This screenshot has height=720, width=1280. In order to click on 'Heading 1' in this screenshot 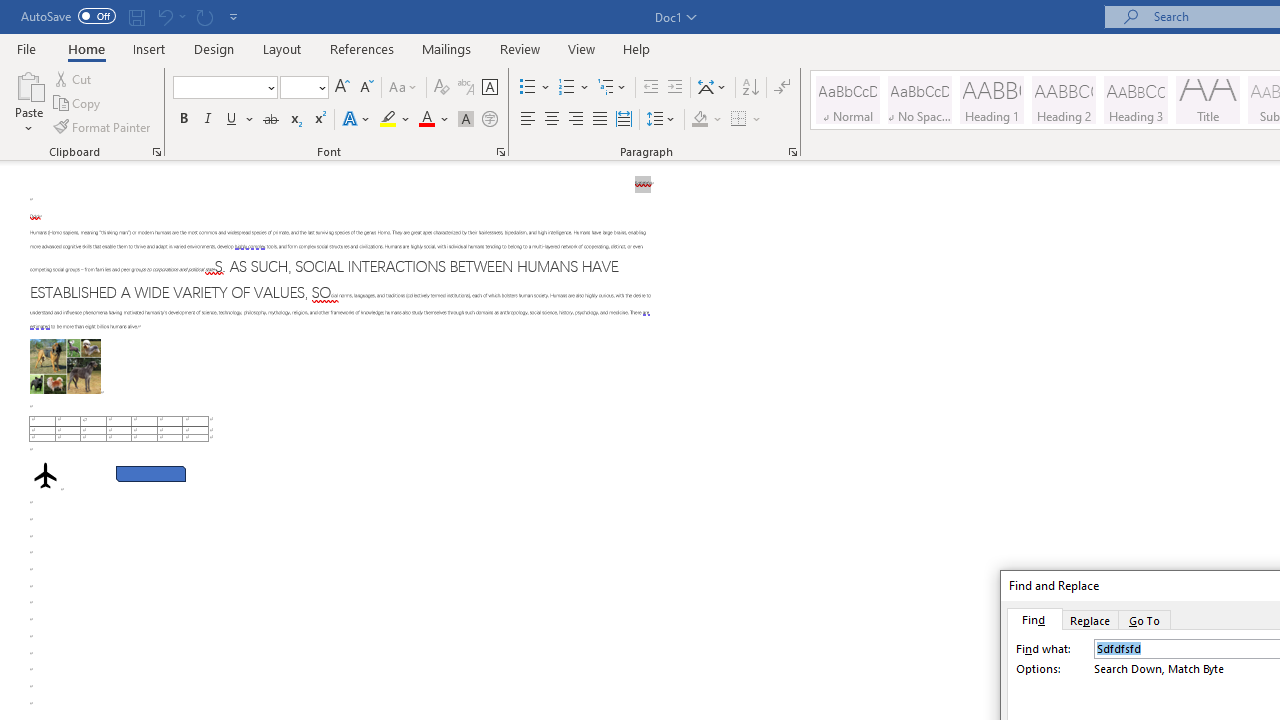, I will do `click(992, 100)`.